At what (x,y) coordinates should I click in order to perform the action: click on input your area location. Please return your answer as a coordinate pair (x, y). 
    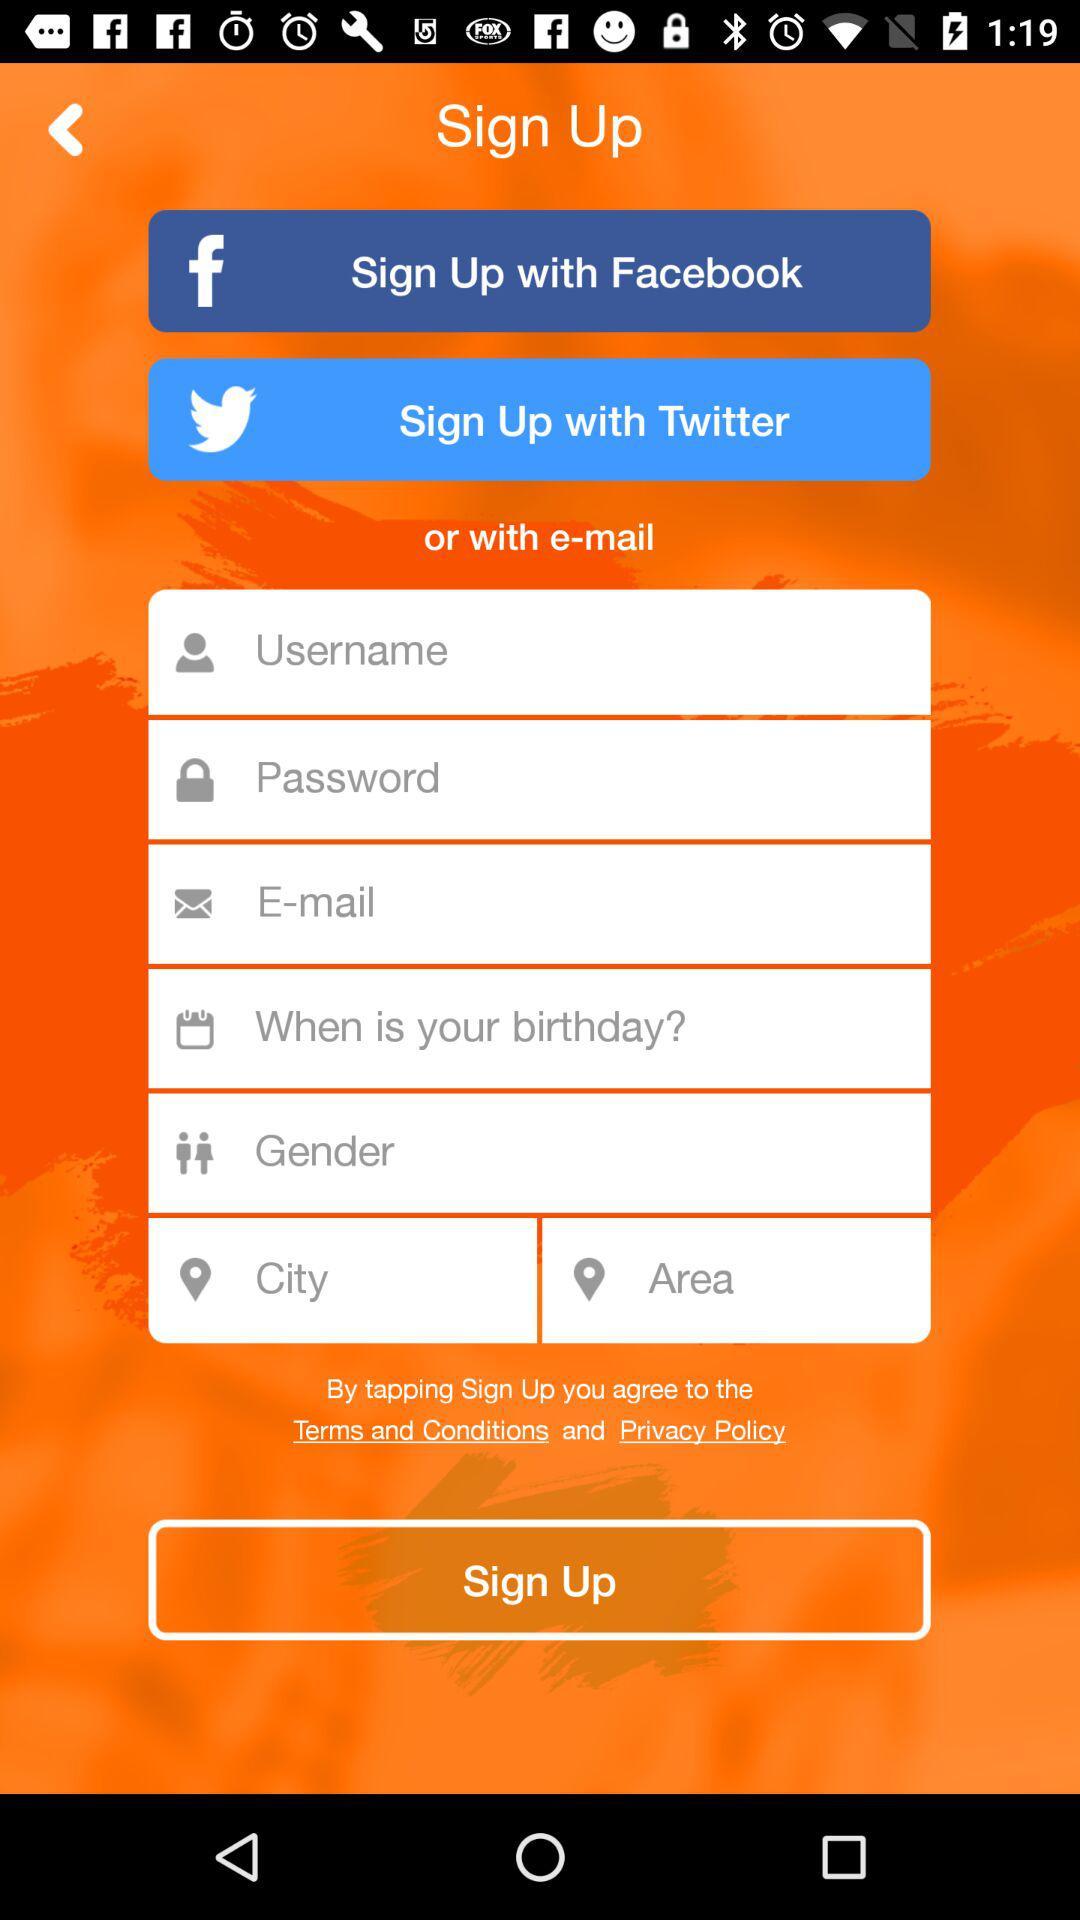
    Looking at the image, I should click on (782, 1280).